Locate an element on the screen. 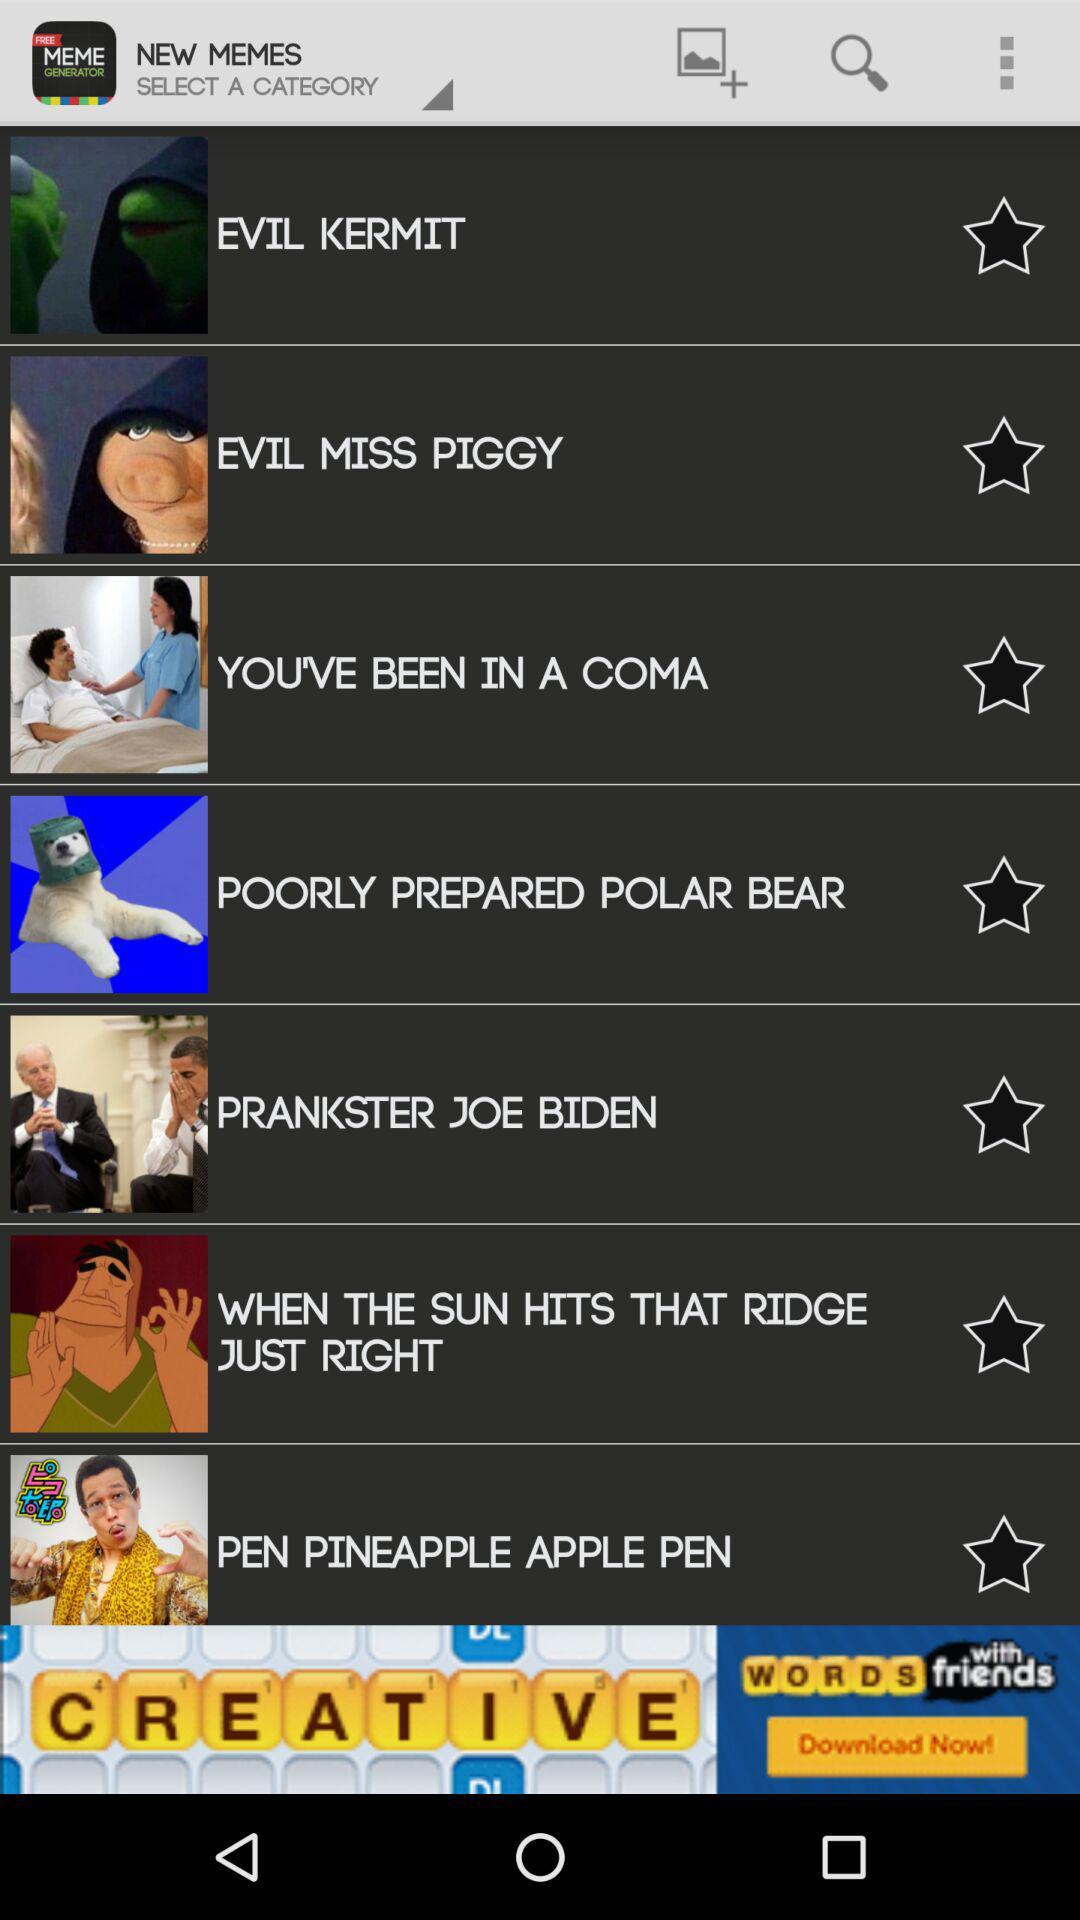 The width and height of the screenshot is (1080, 1920). favourite option is located at coordinates (1003, 1333).